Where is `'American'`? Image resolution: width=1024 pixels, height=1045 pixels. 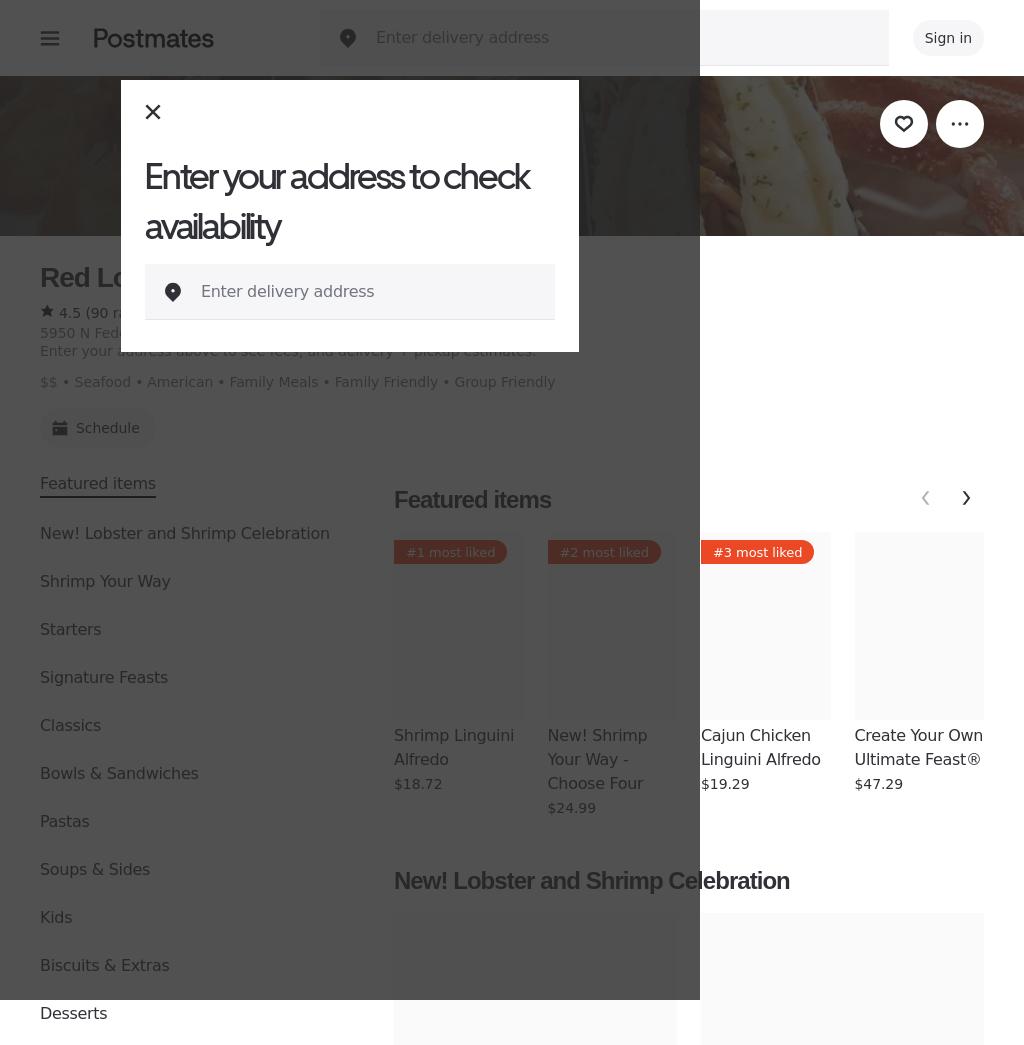 'American' is located at coordinates (180, 381).